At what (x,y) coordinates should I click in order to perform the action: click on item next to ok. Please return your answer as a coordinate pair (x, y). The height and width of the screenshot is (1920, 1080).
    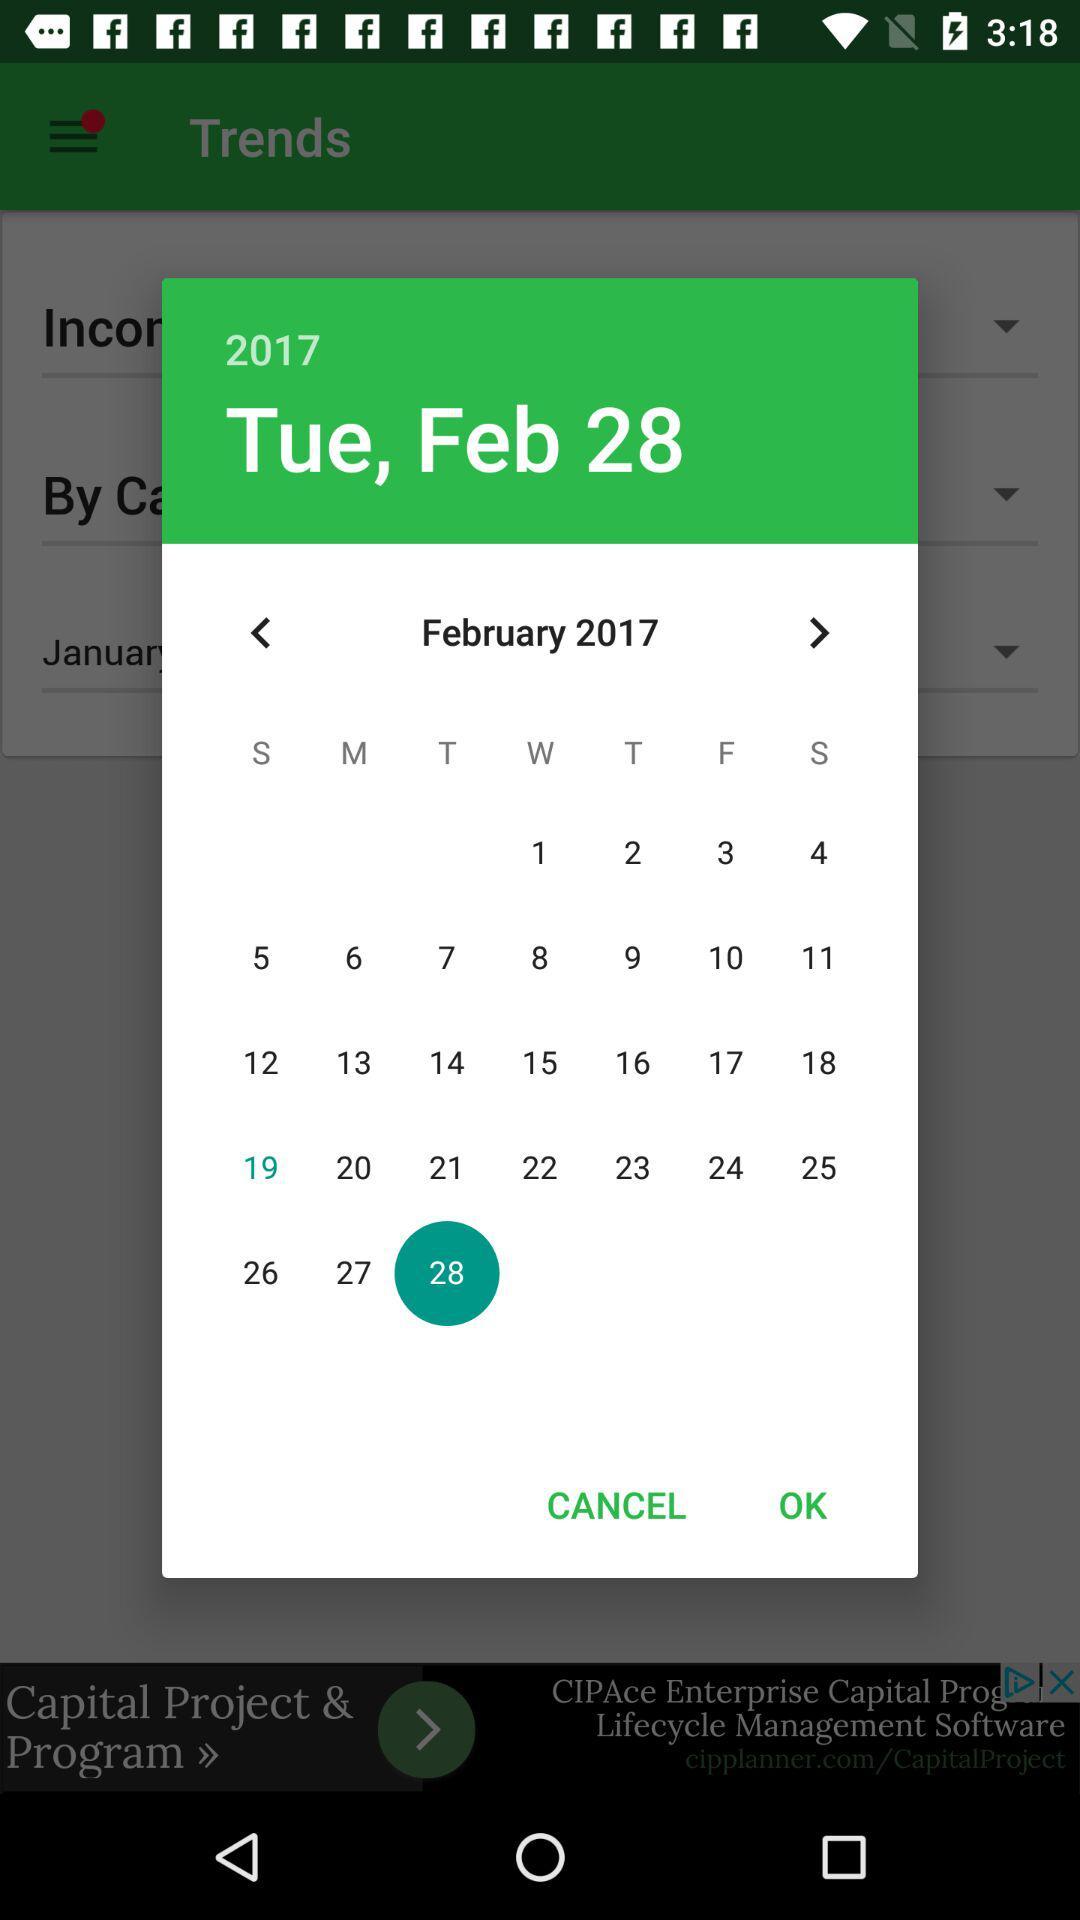
    Looking at the image, I should click on (615, 1504).